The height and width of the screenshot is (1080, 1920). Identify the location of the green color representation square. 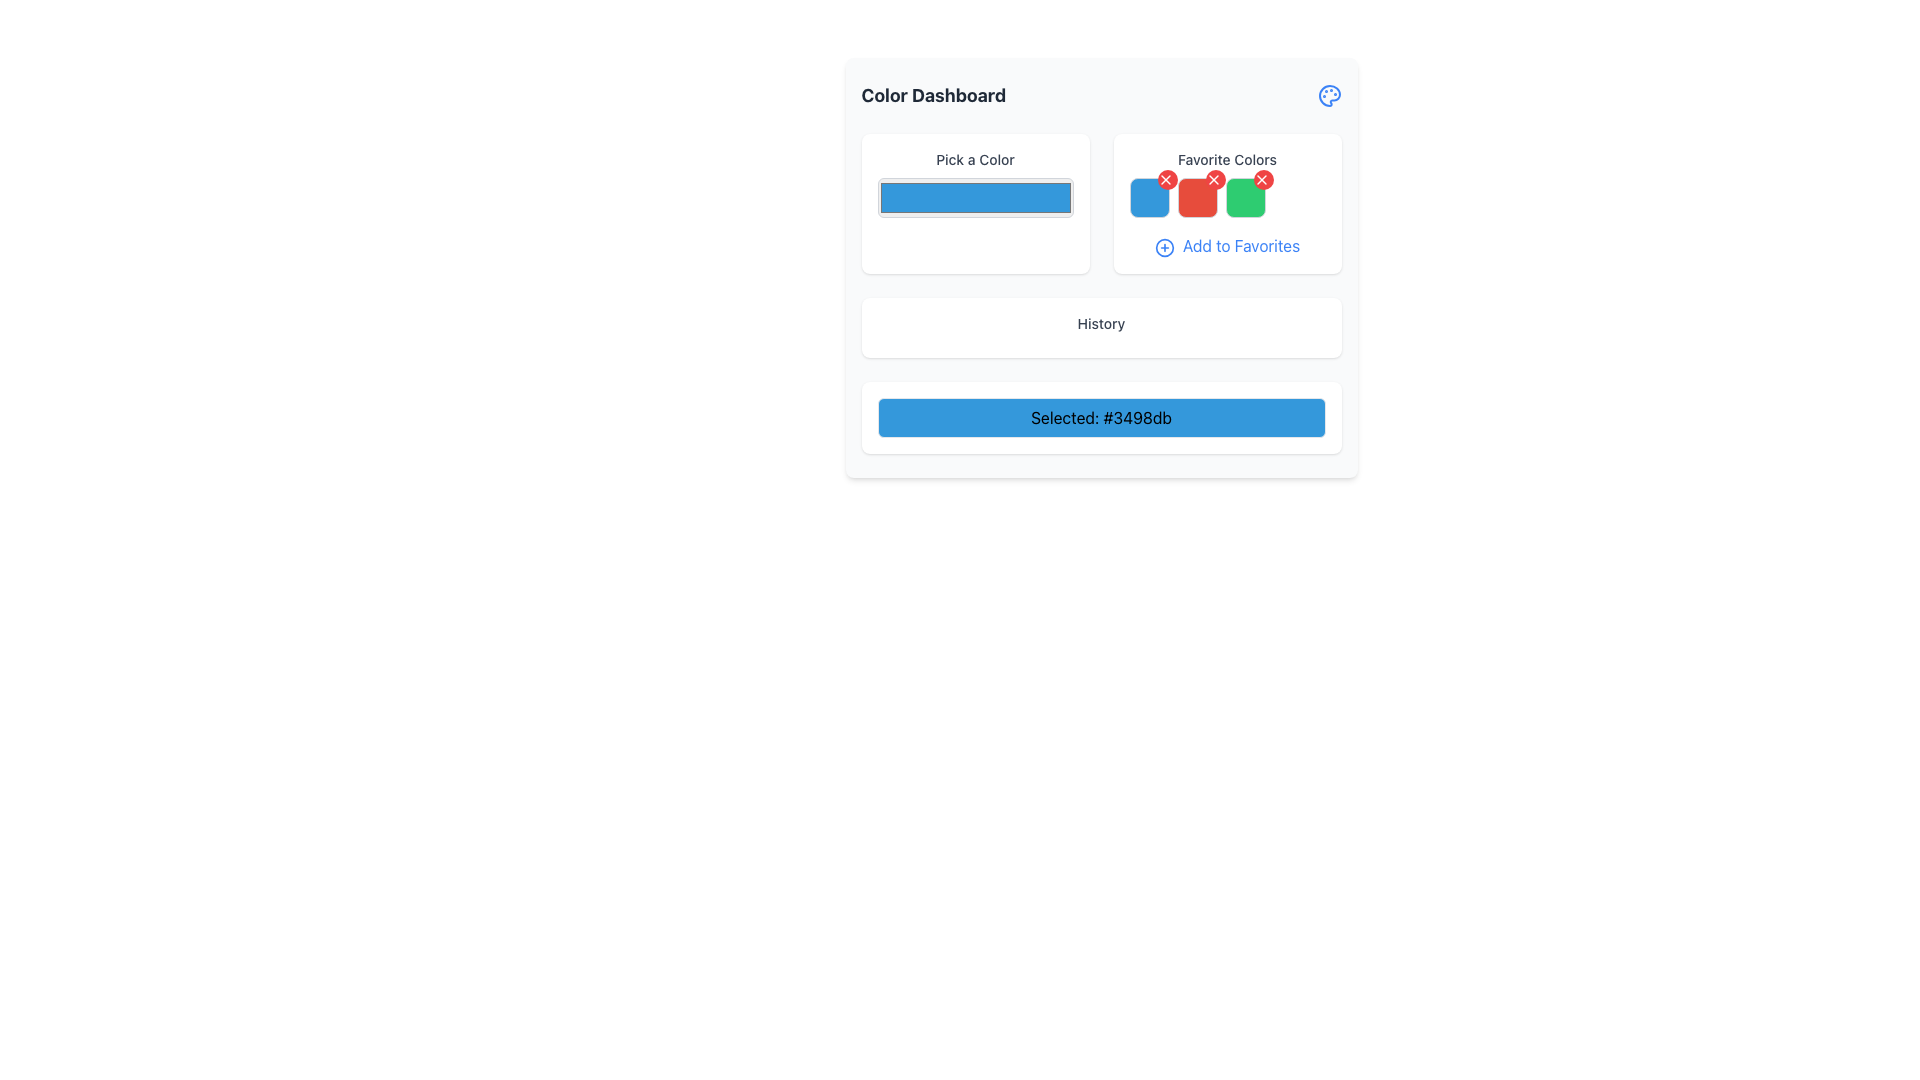
(1244, 197).